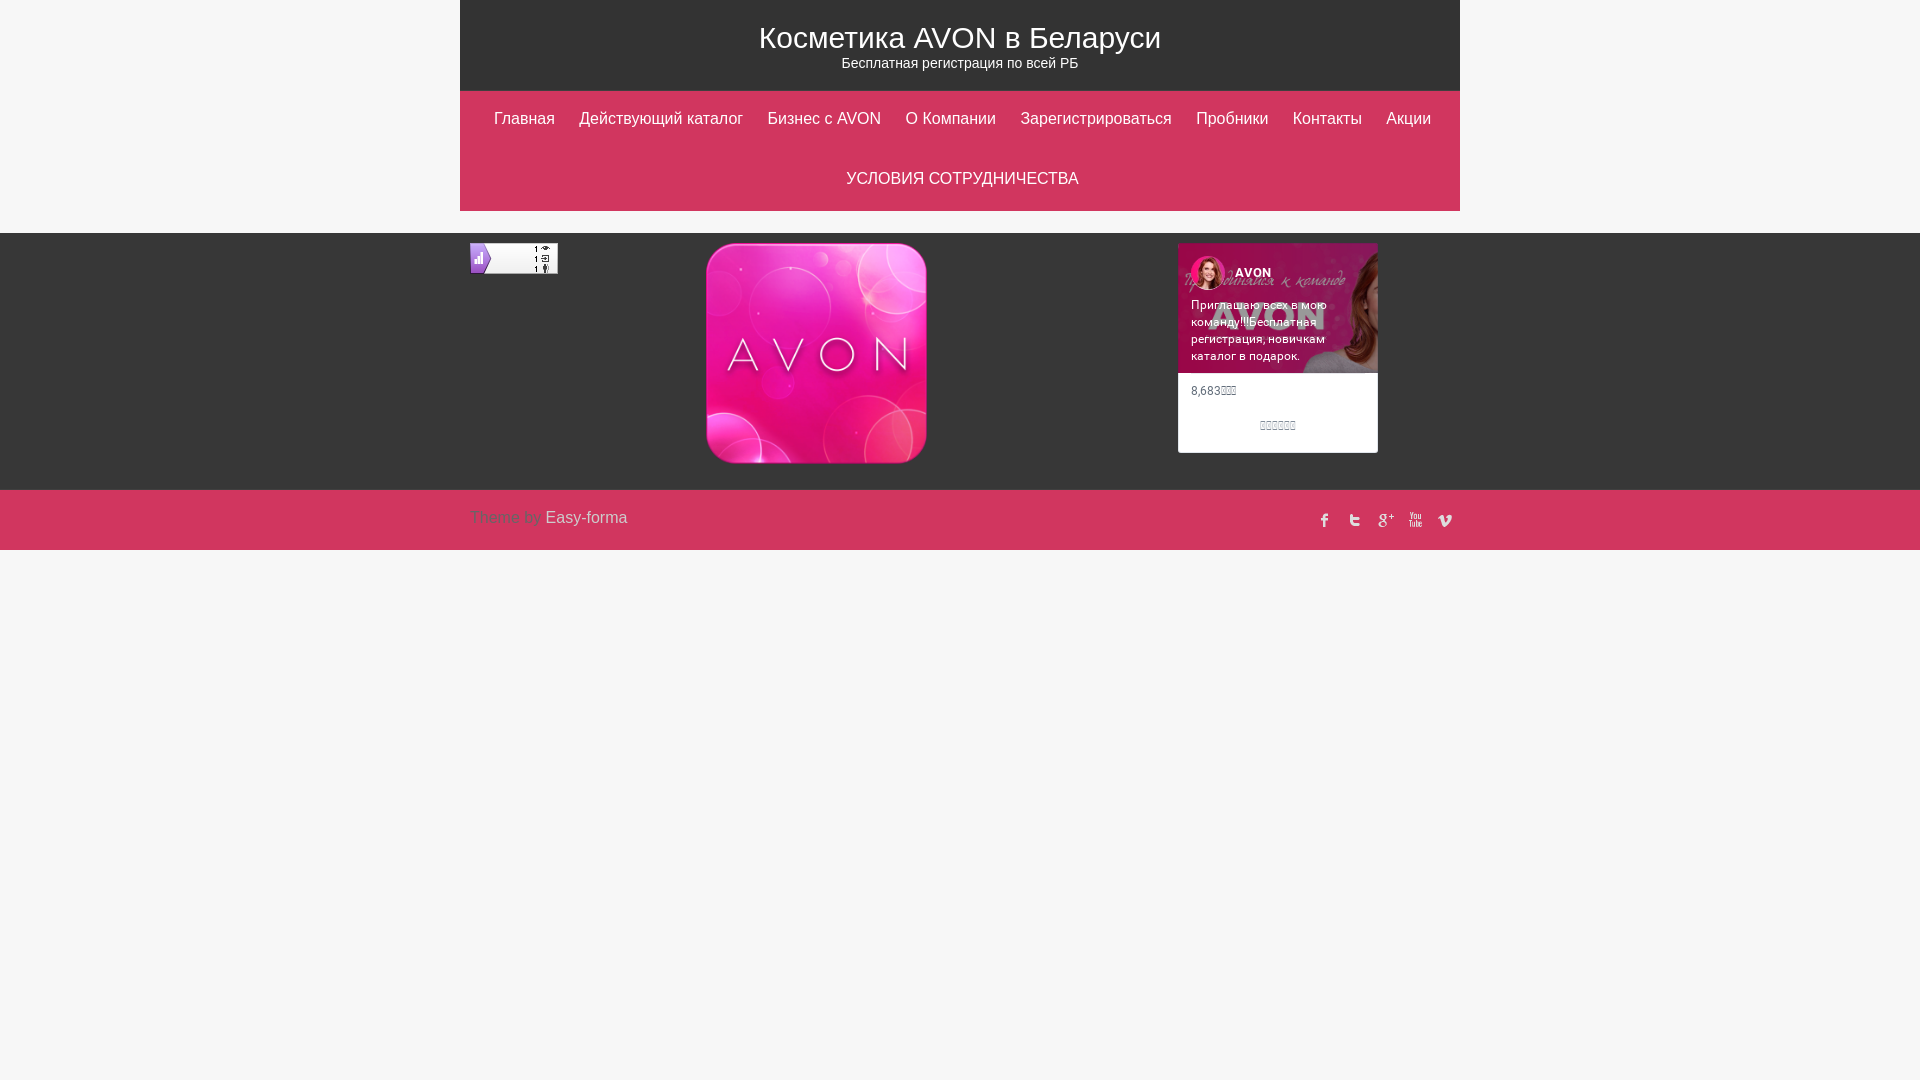  I want to click on 'Youtube', so click(1414, 519).